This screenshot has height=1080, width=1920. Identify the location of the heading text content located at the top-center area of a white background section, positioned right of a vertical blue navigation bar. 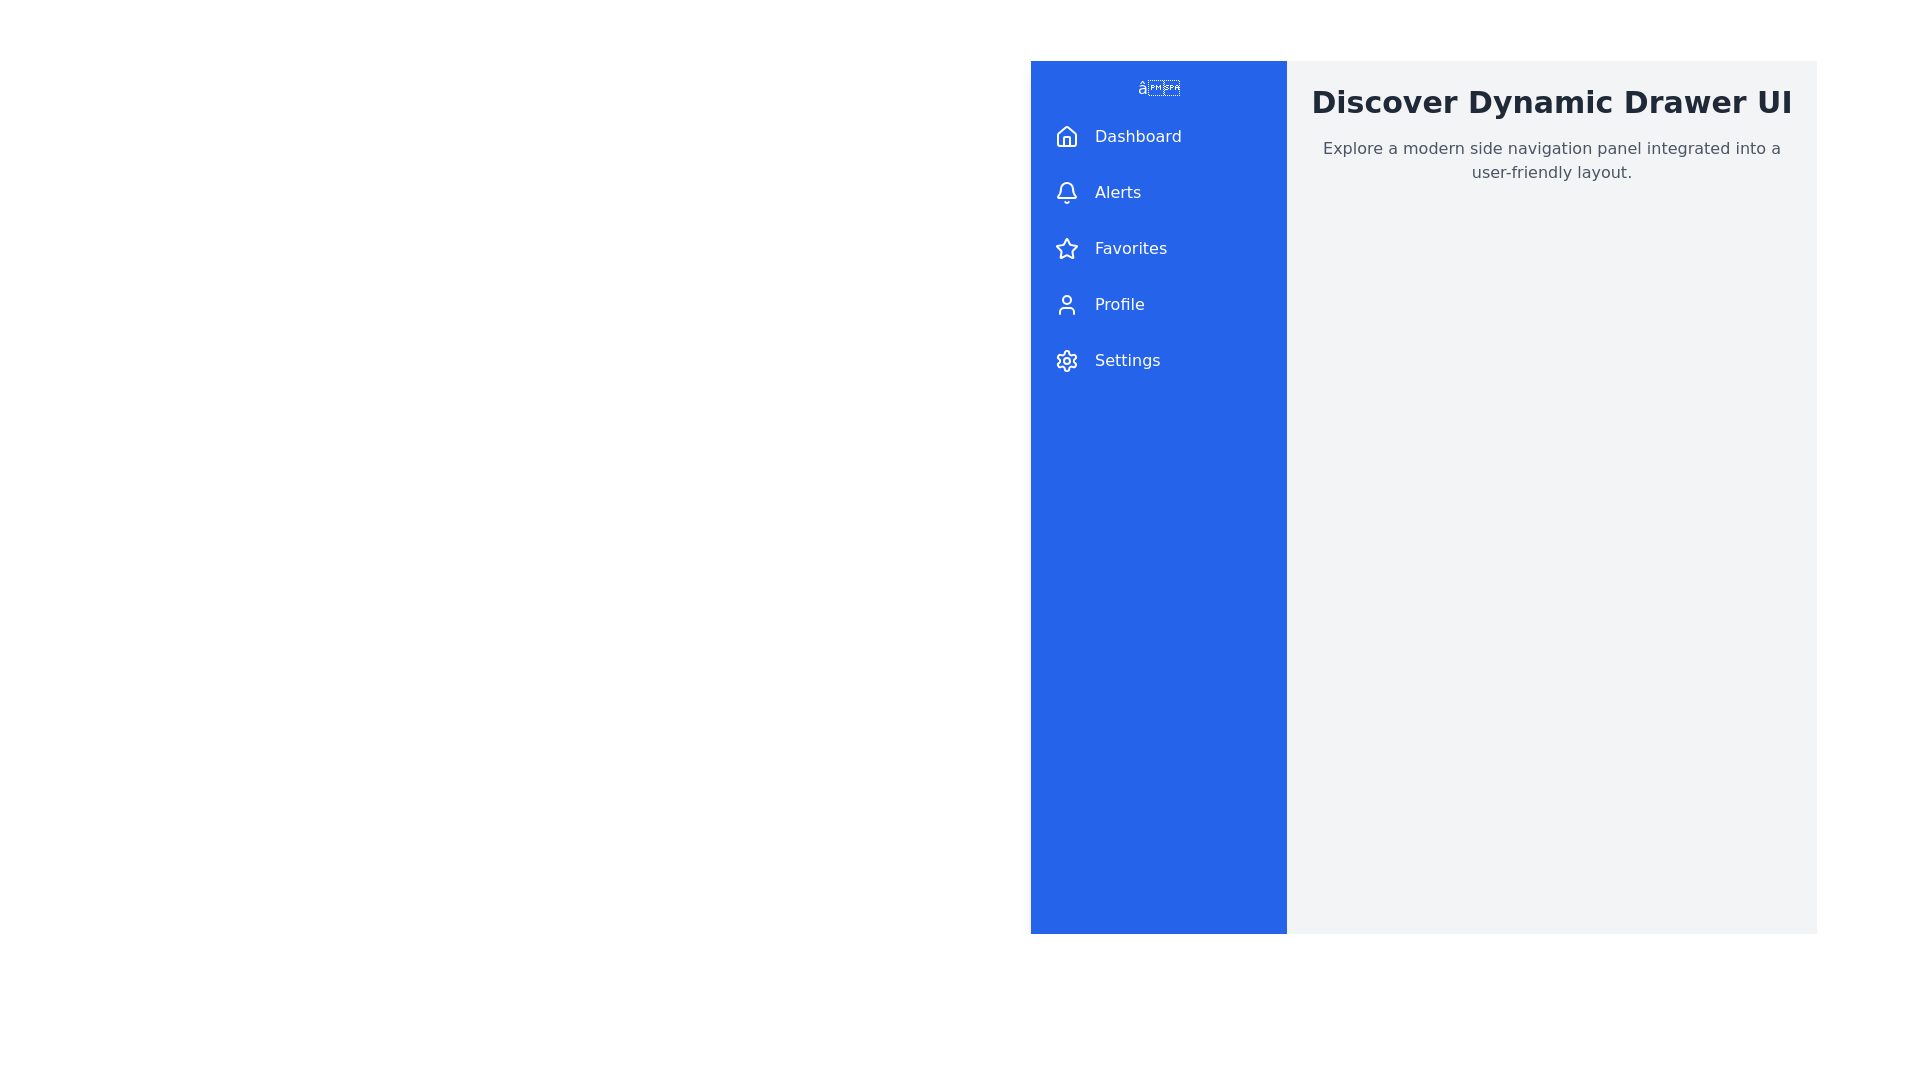
(1550, 103).